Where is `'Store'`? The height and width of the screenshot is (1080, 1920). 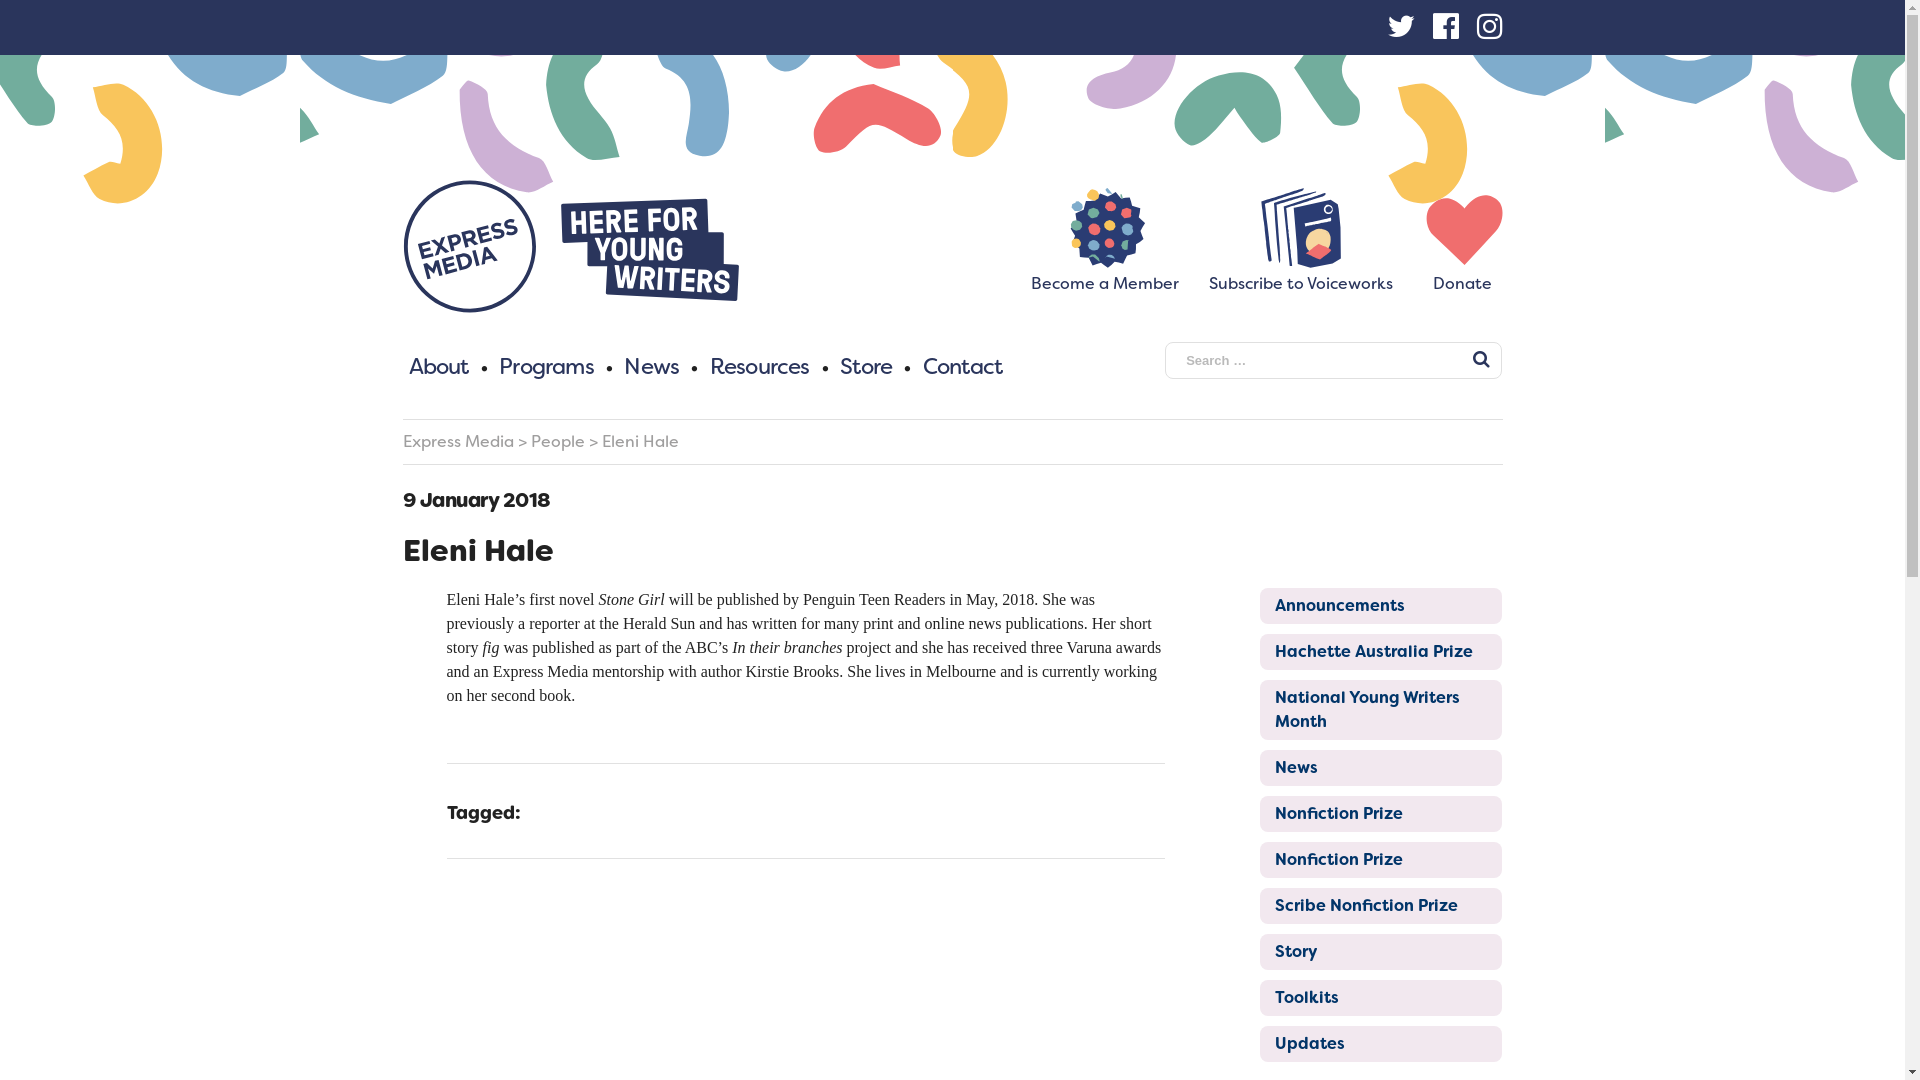 'Store' is located at coordinates (865, 366).